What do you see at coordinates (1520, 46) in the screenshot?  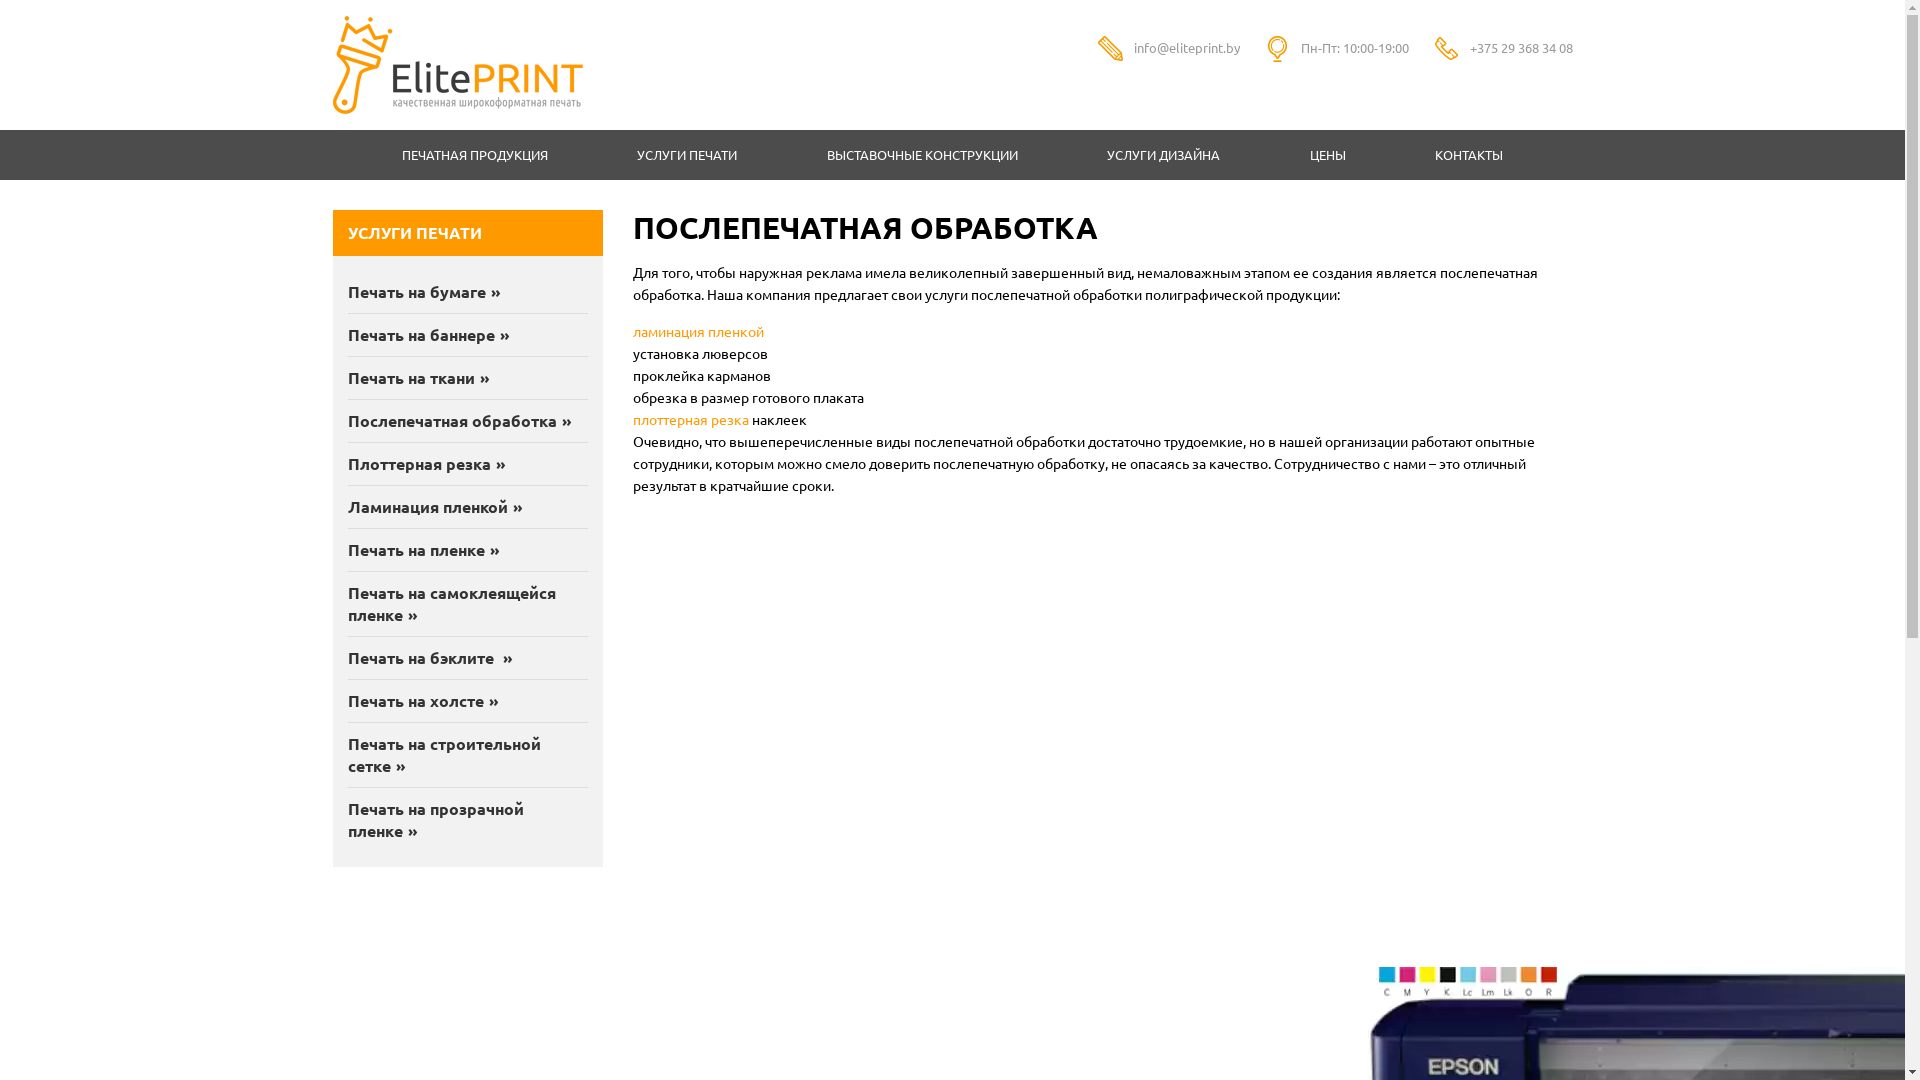 I see `'+375 29 368 34 08'` at bounding box center [1520, 46].